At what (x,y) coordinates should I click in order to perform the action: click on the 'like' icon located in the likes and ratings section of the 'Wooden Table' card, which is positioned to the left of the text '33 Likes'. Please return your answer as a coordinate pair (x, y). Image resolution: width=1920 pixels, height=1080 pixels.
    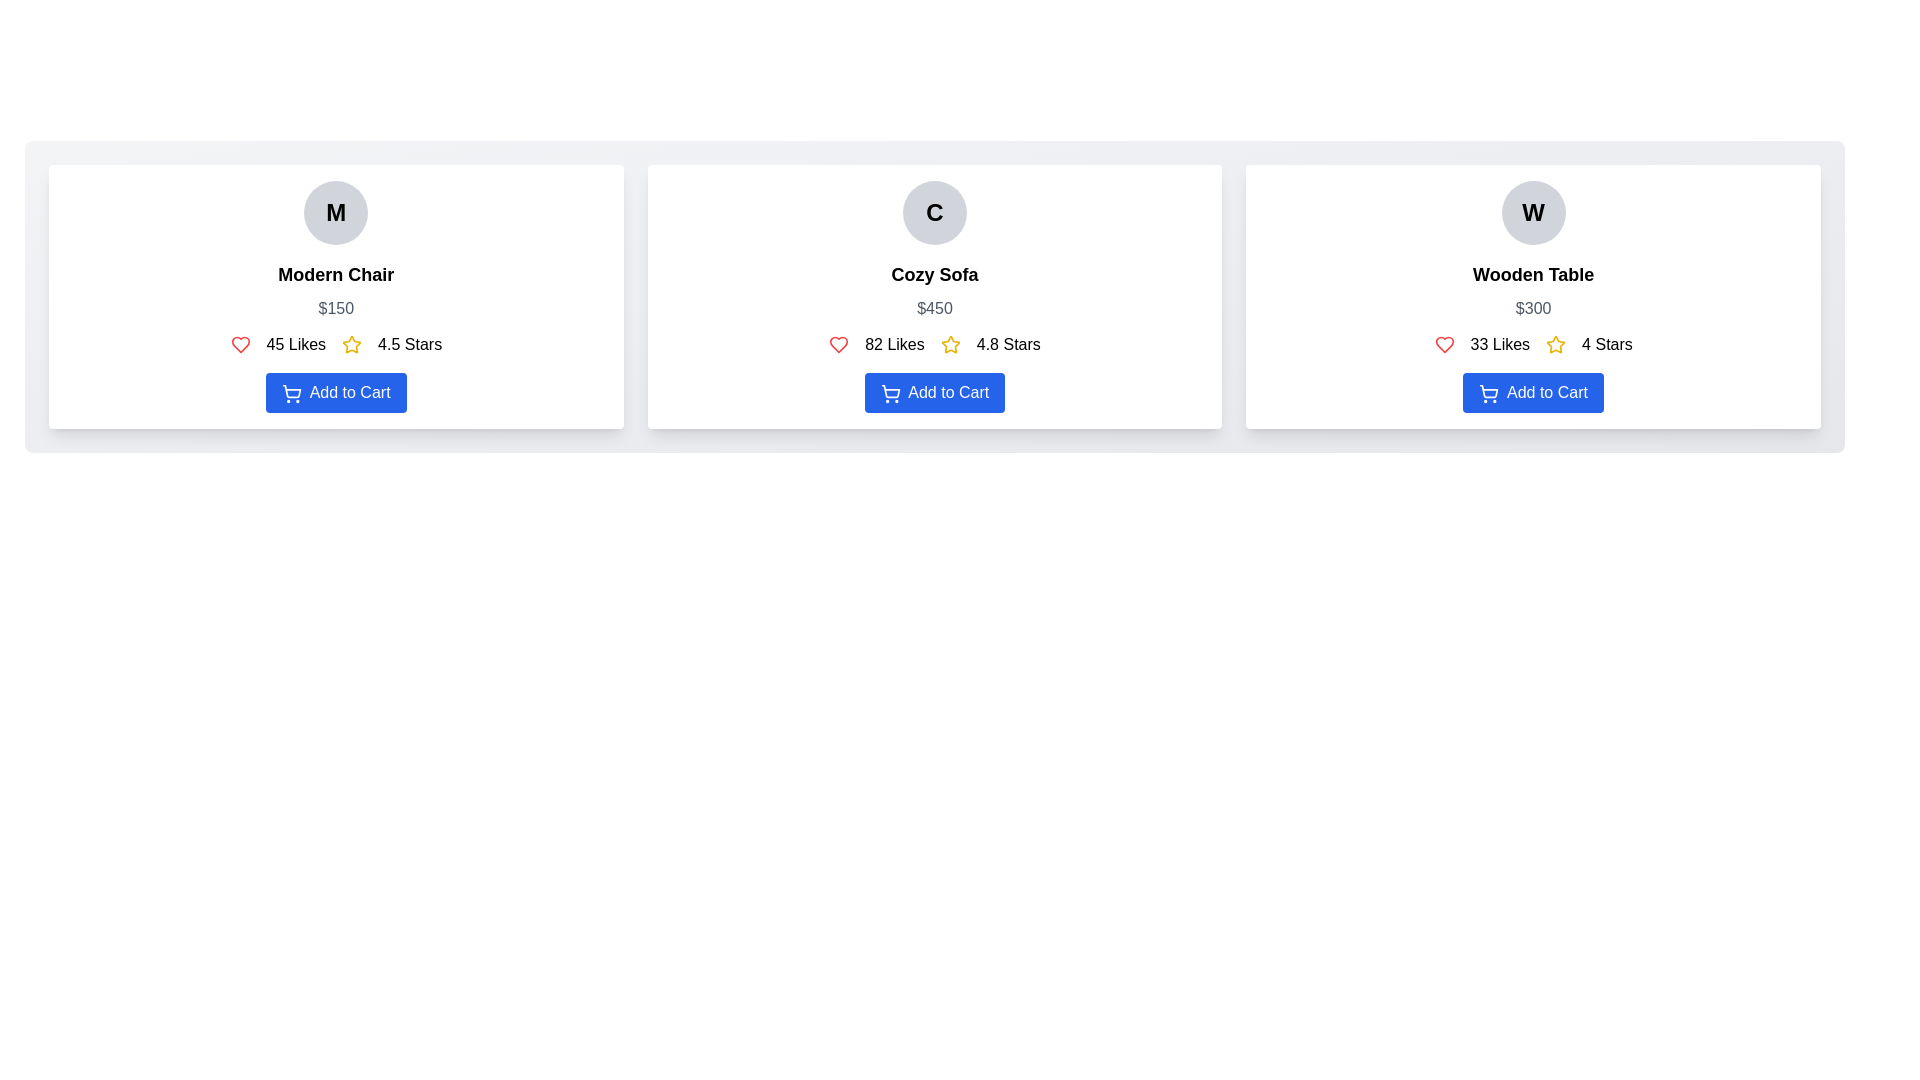
    Looking at the image, I should click on (1444, 343).